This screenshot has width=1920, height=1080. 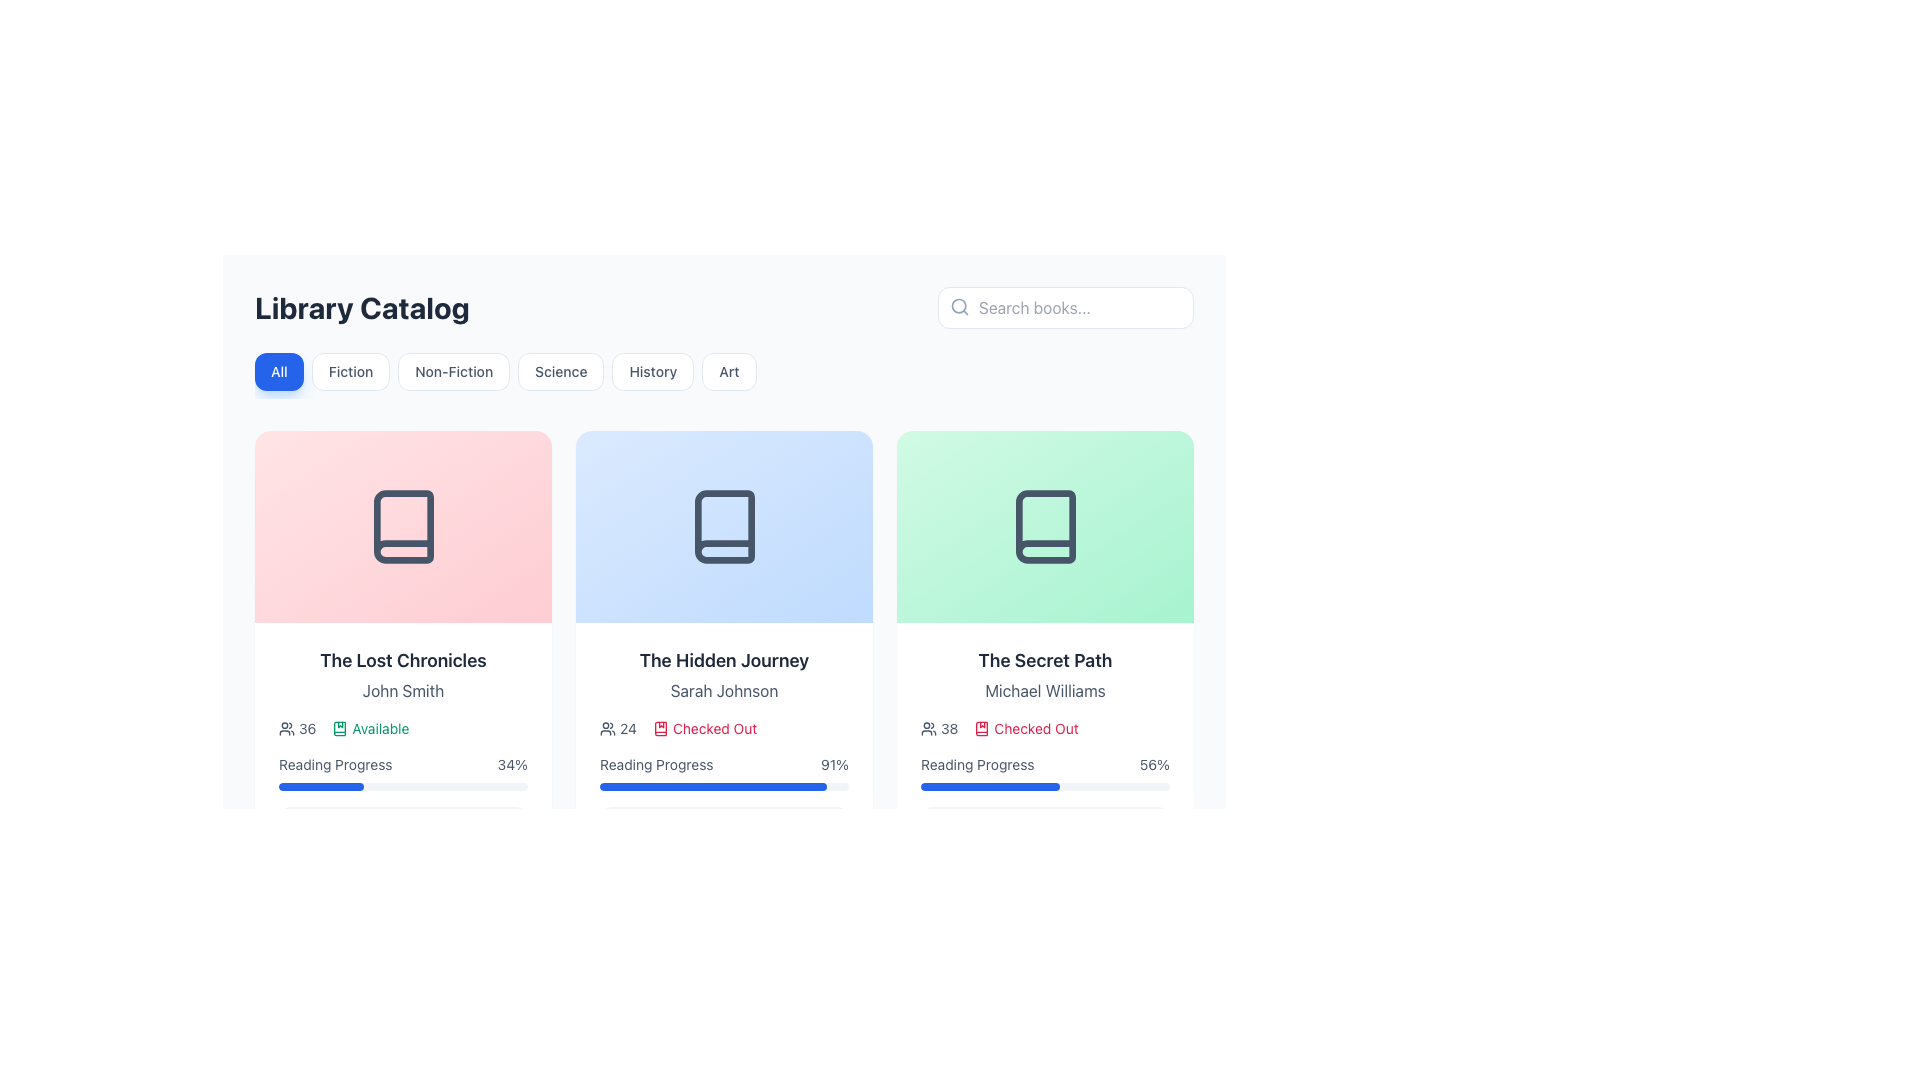 I want to click on user count information displayed in the second book card, located under the title and author information, to the left of the 'Checked Out' text, so click(x=617, y=729).